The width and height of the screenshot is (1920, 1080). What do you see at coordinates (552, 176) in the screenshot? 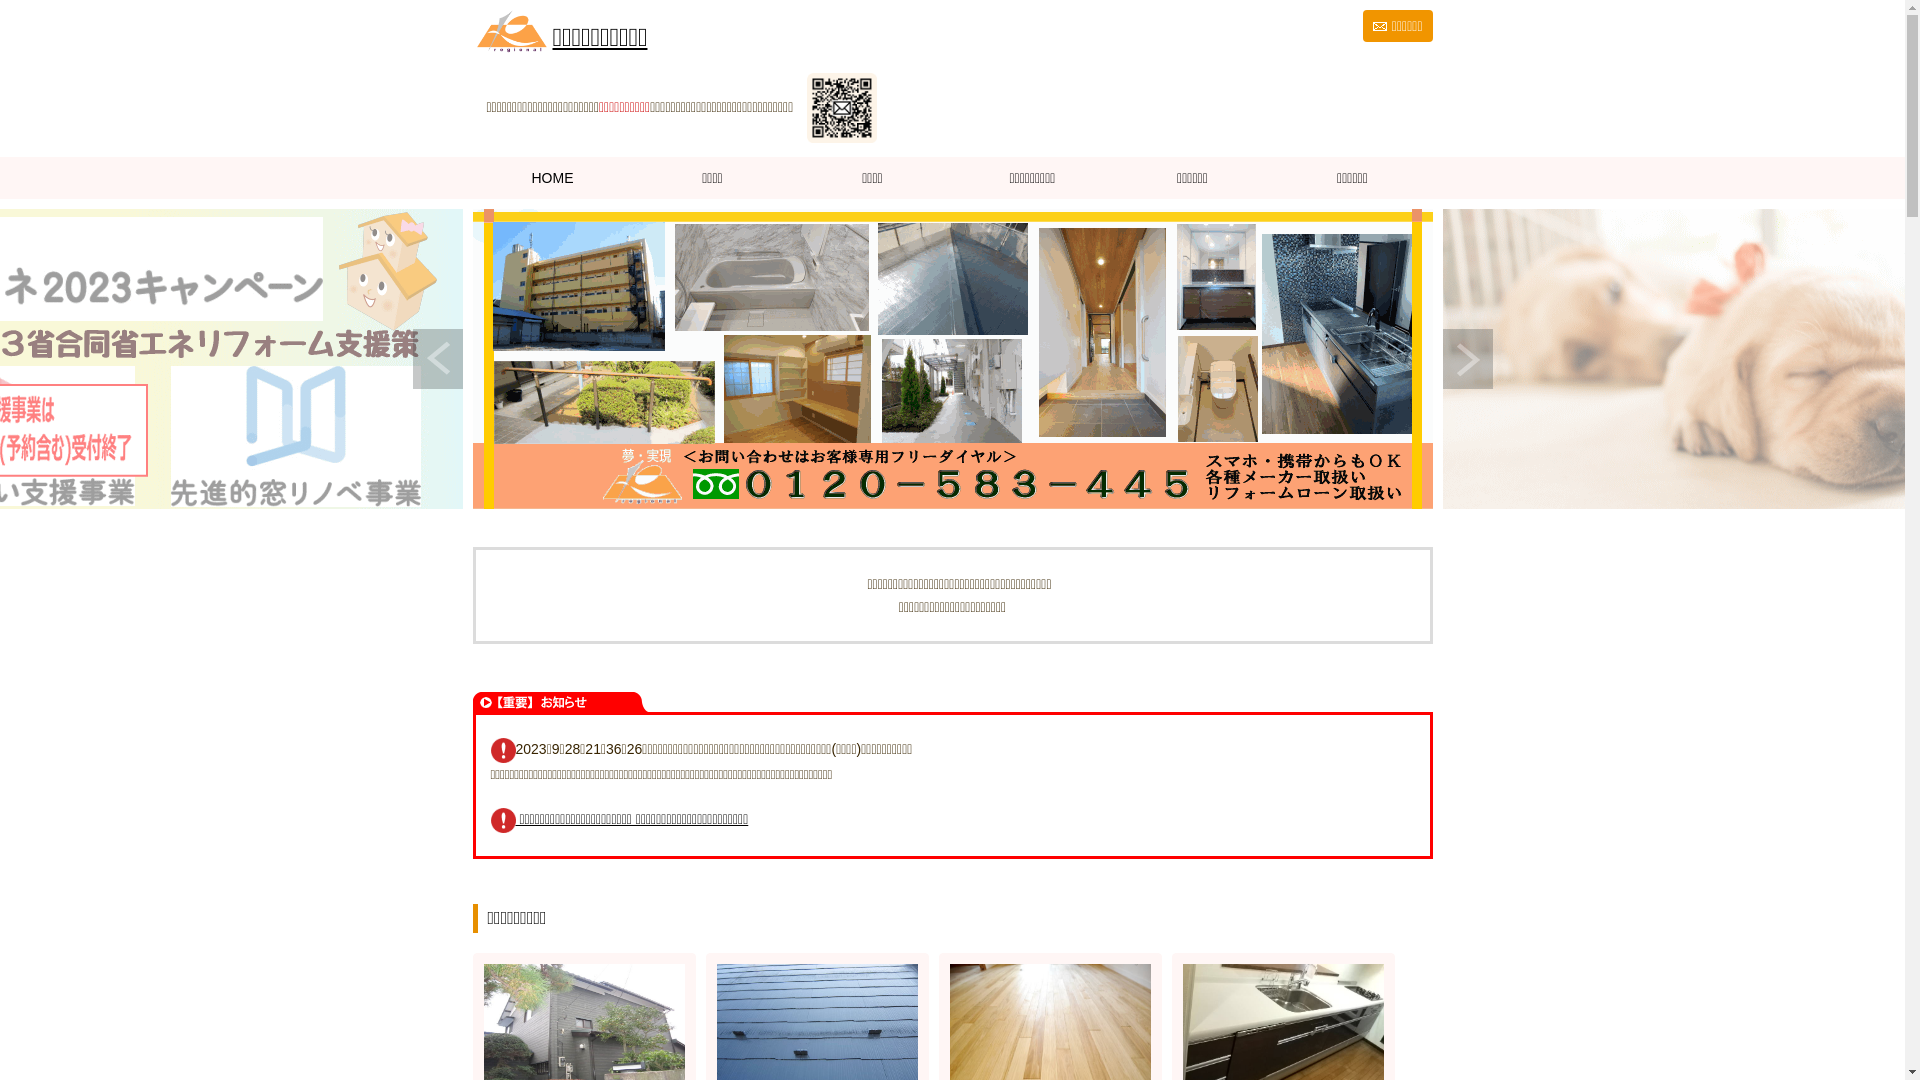
I see `'HOME'` at bounding box center [552, 176].